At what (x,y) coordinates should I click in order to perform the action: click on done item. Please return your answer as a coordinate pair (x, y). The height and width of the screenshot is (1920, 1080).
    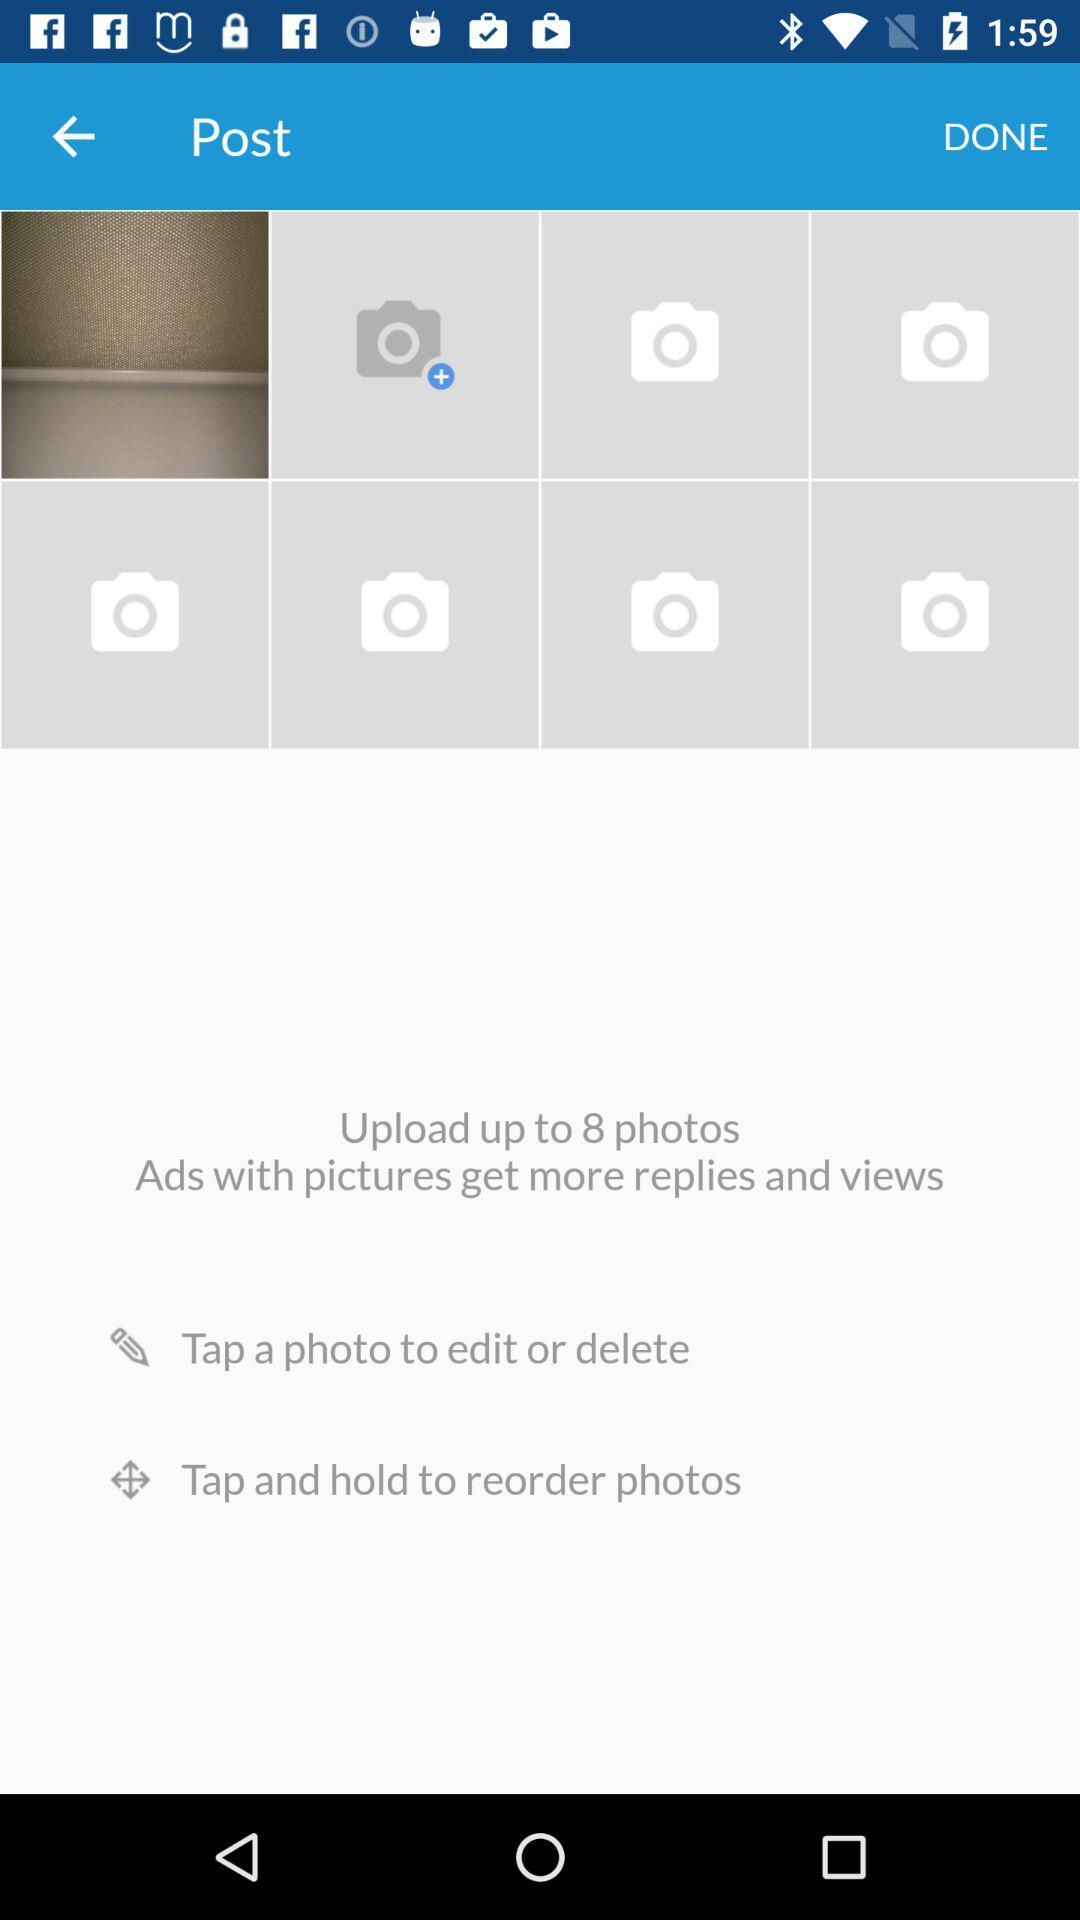
    Looking at the image, I should click on (995, 135).